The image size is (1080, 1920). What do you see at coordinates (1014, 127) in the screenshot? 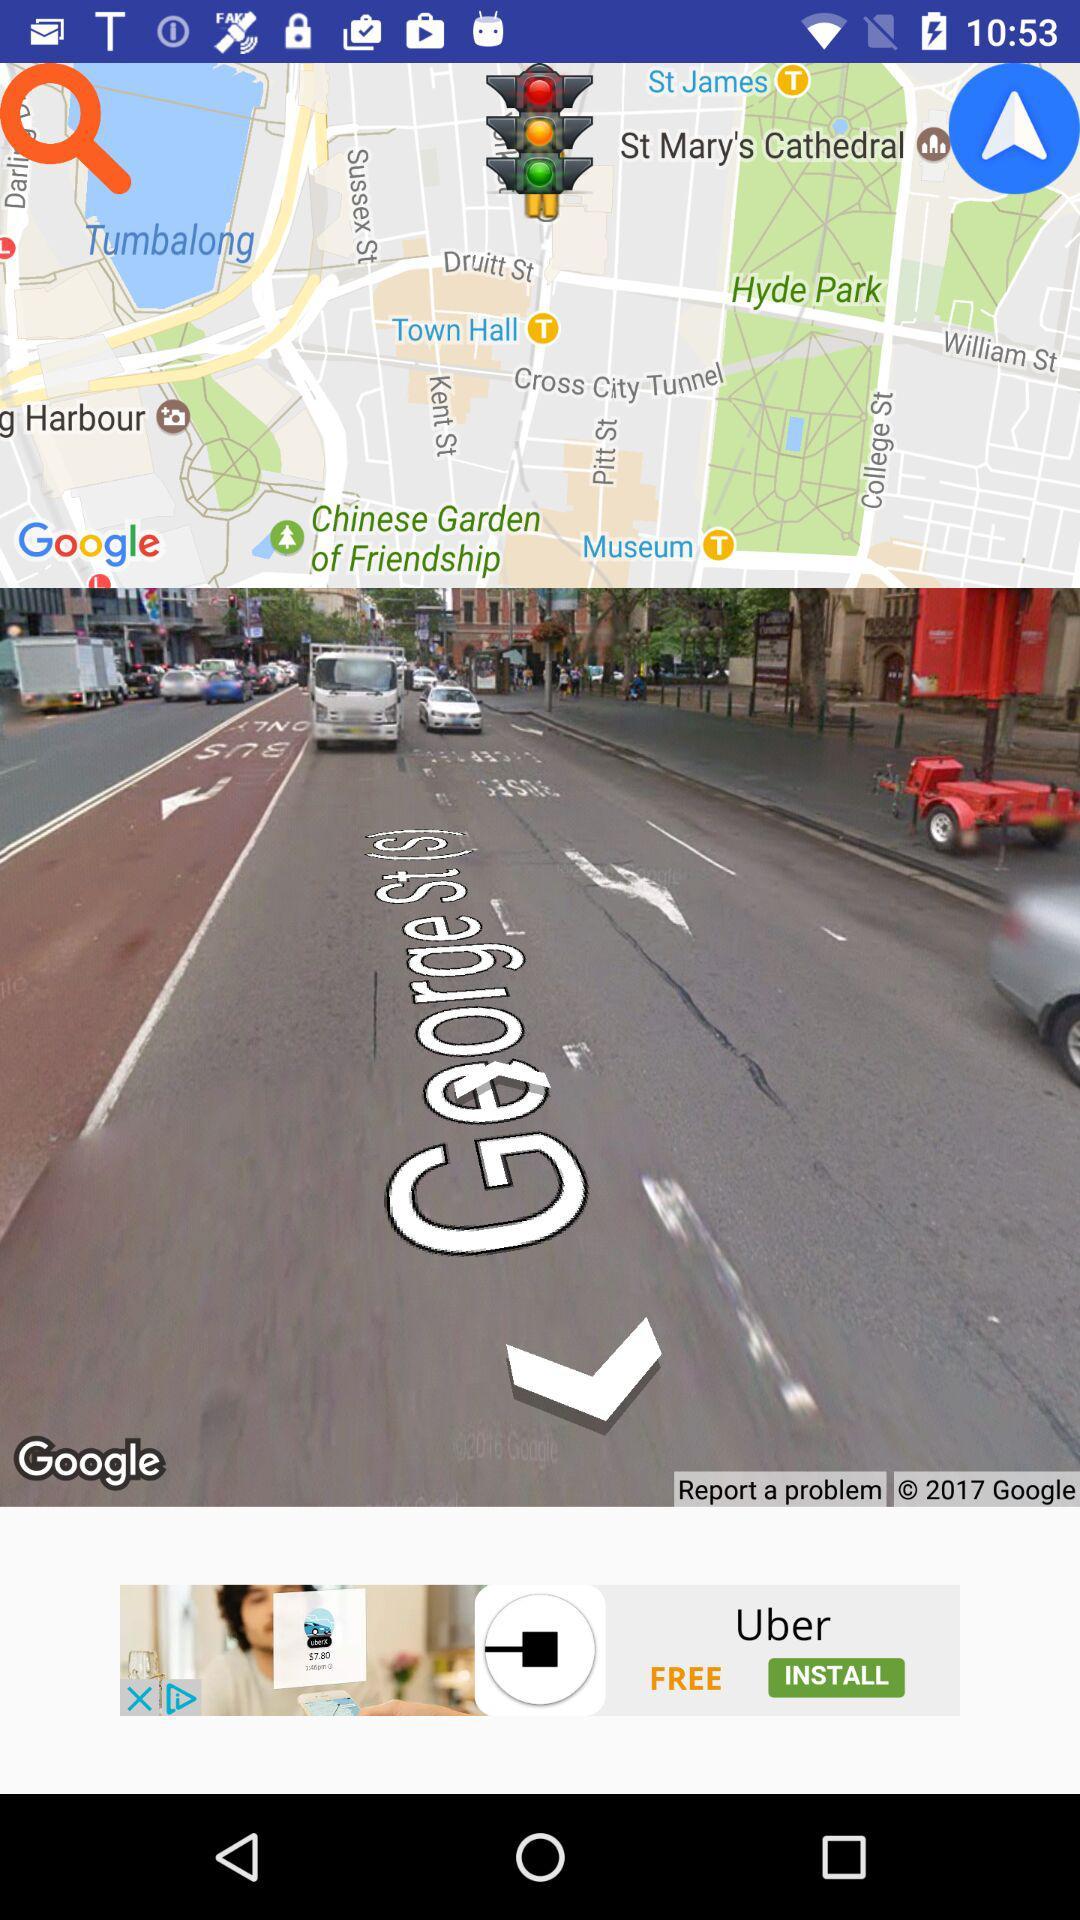
I see `location tracker` at bounding box center [1014, 127].